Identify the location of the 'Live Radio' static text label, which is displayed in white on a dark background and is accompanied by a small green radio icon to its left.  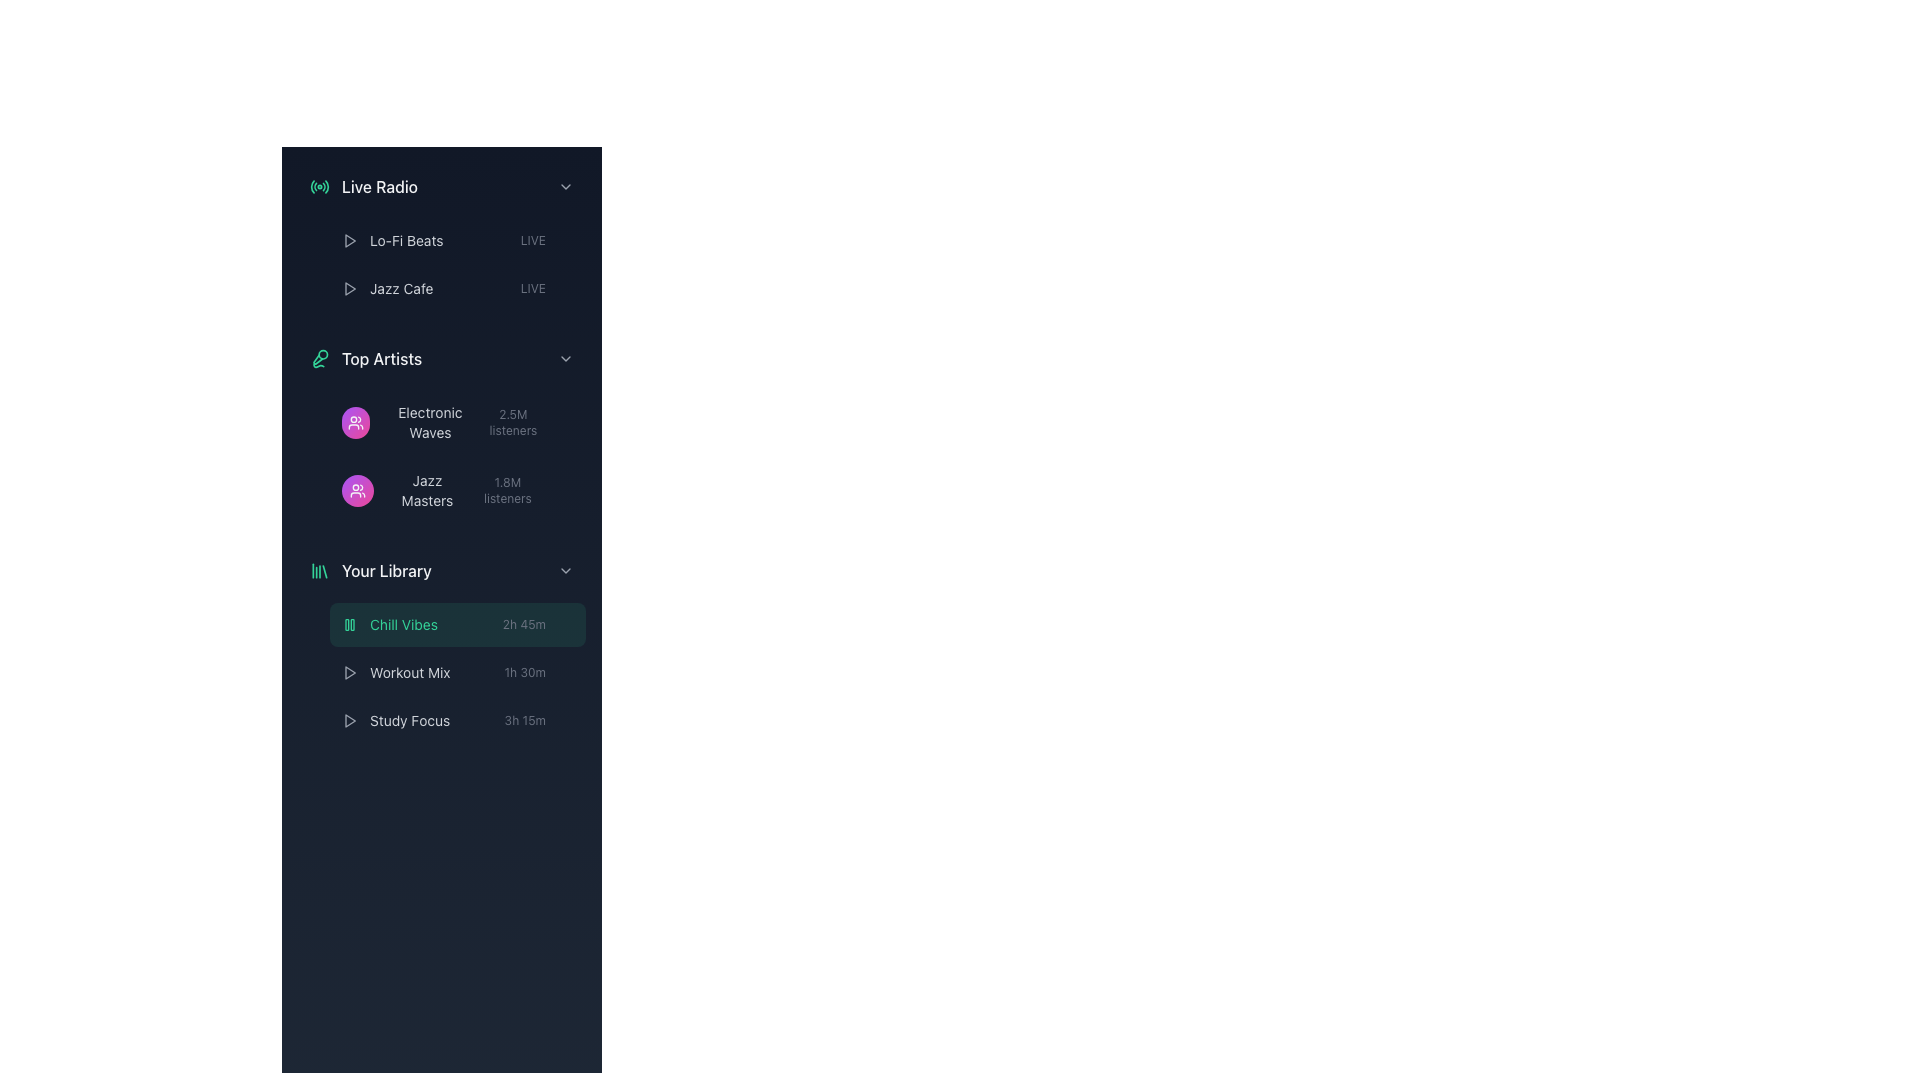
(379, 186).